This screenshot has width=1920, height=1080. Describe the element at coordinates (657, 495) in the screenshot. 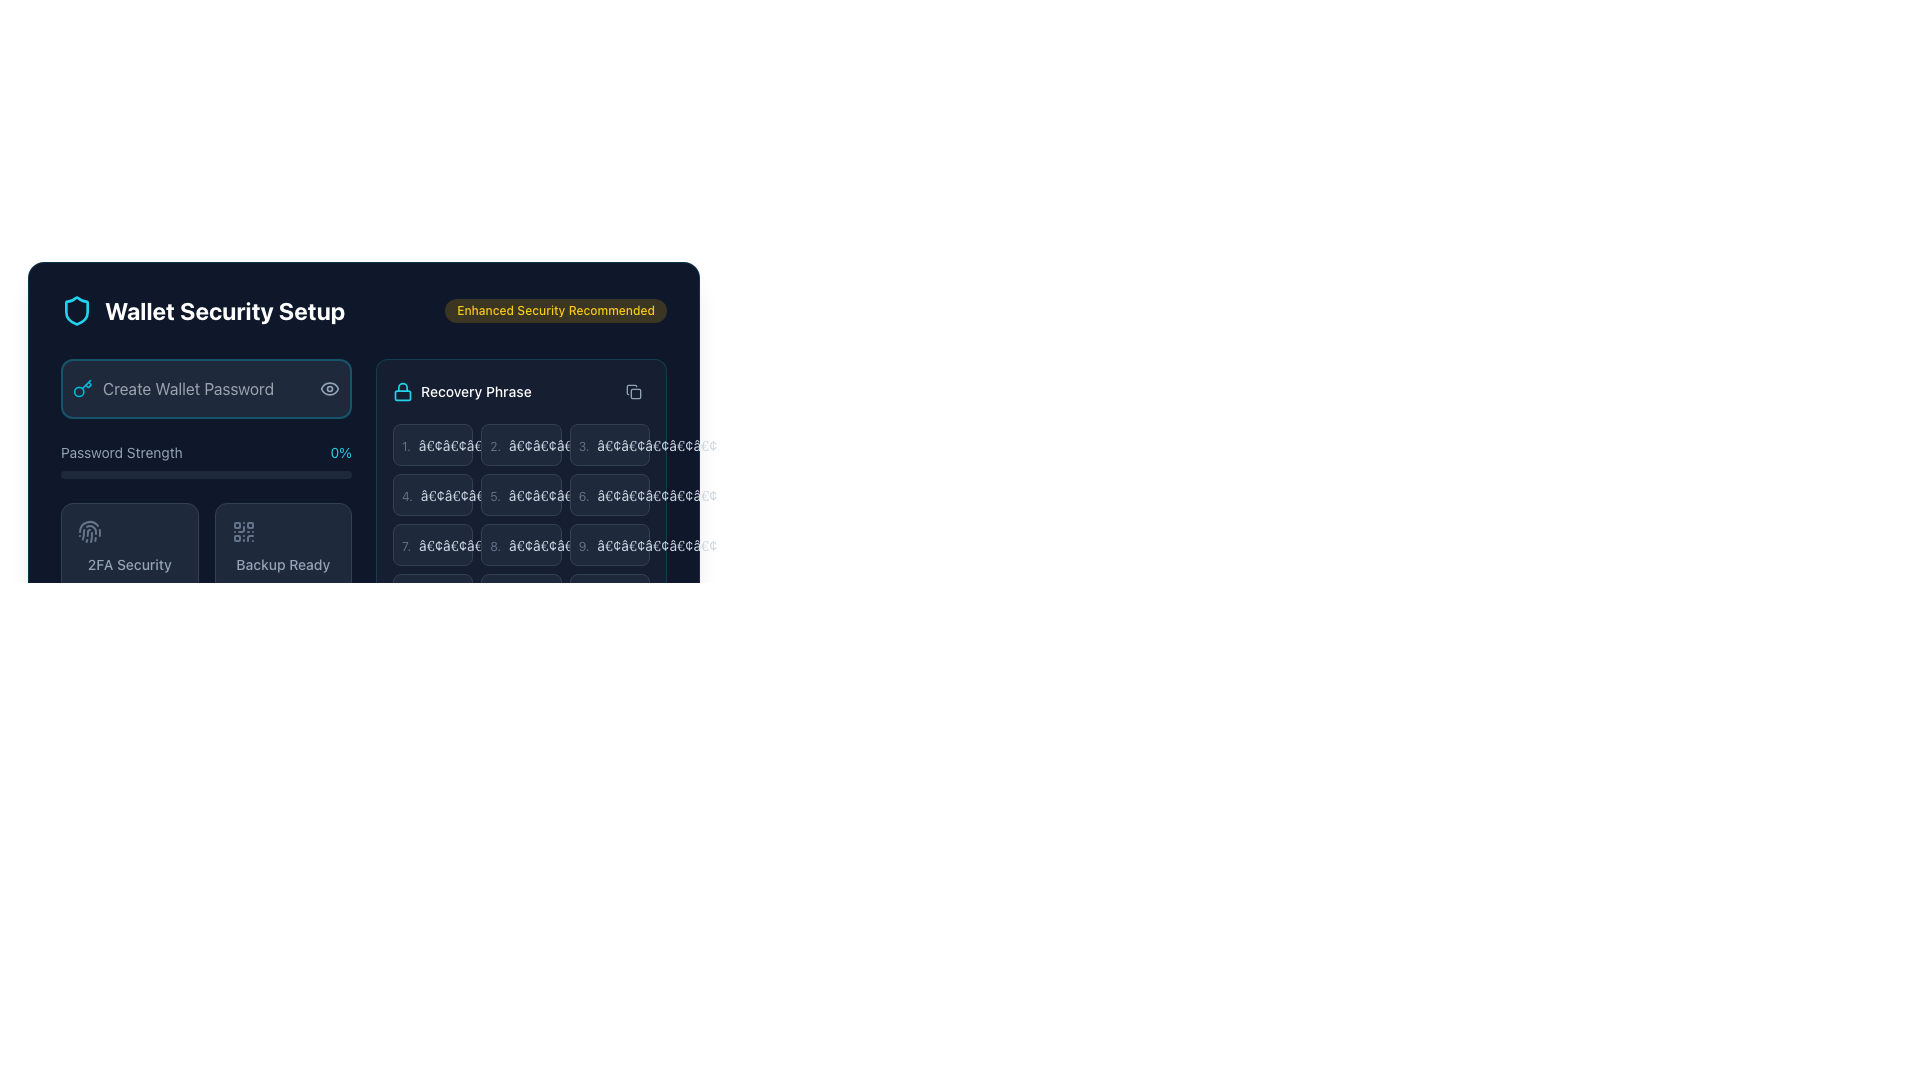

I see `the static text displaying five bullet-like symbols '•••••' in the sixth row of the 'Recovery Phrase' list` at that location.